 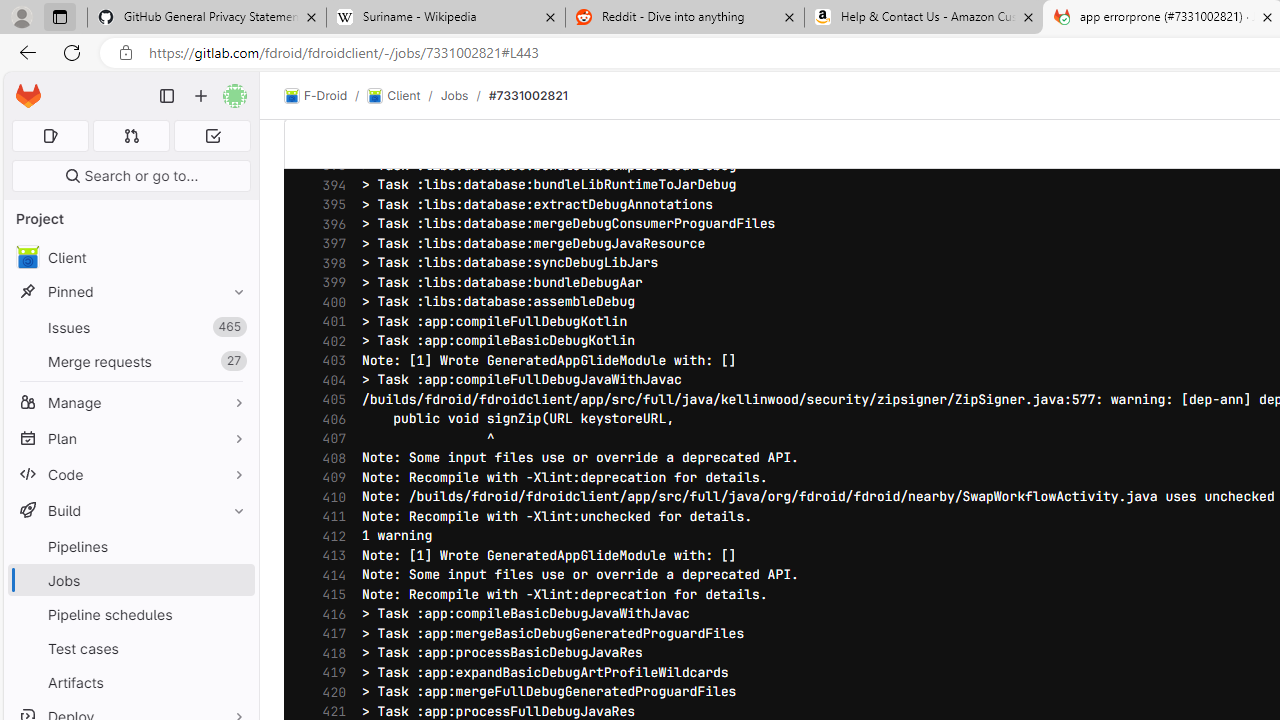 I want to click on '414', so click(x=329, y=575).